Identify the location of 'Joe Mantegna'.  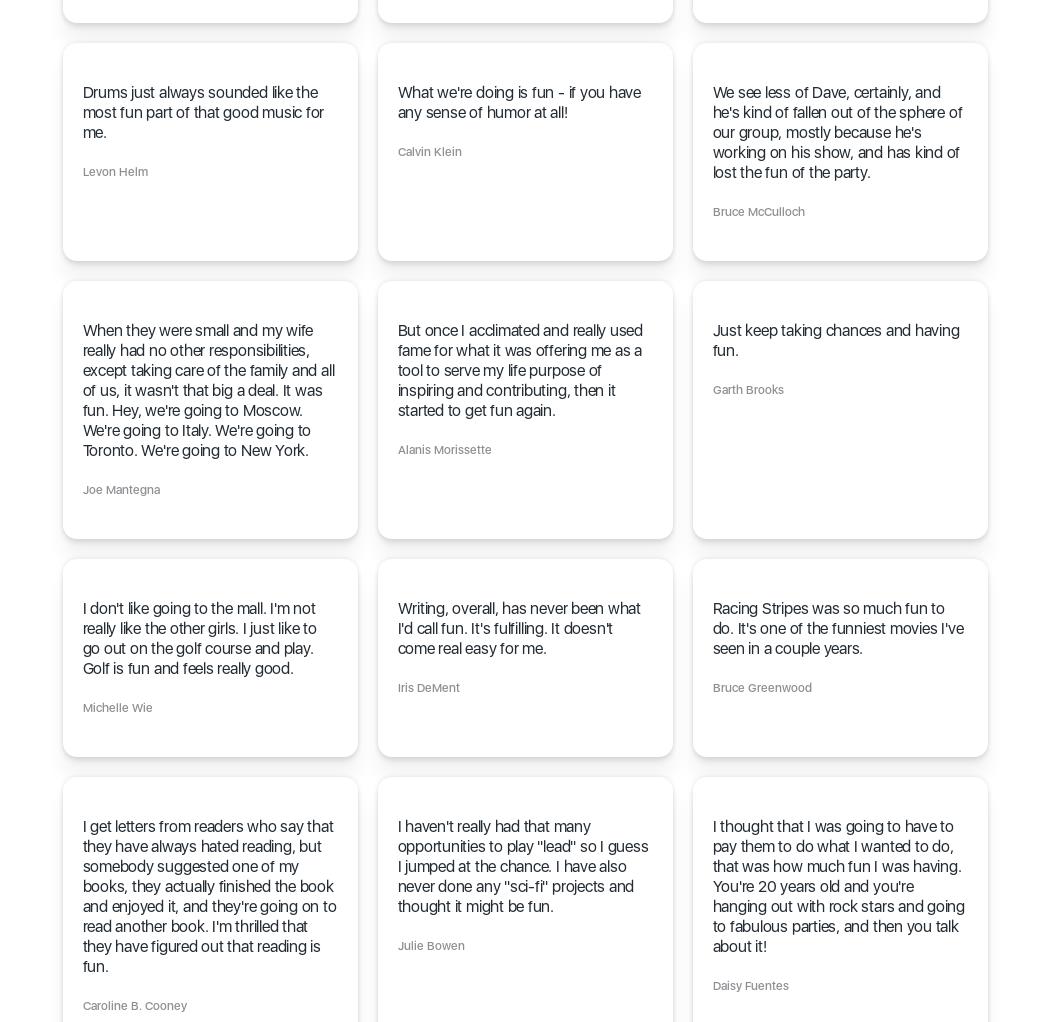
(119, 490).